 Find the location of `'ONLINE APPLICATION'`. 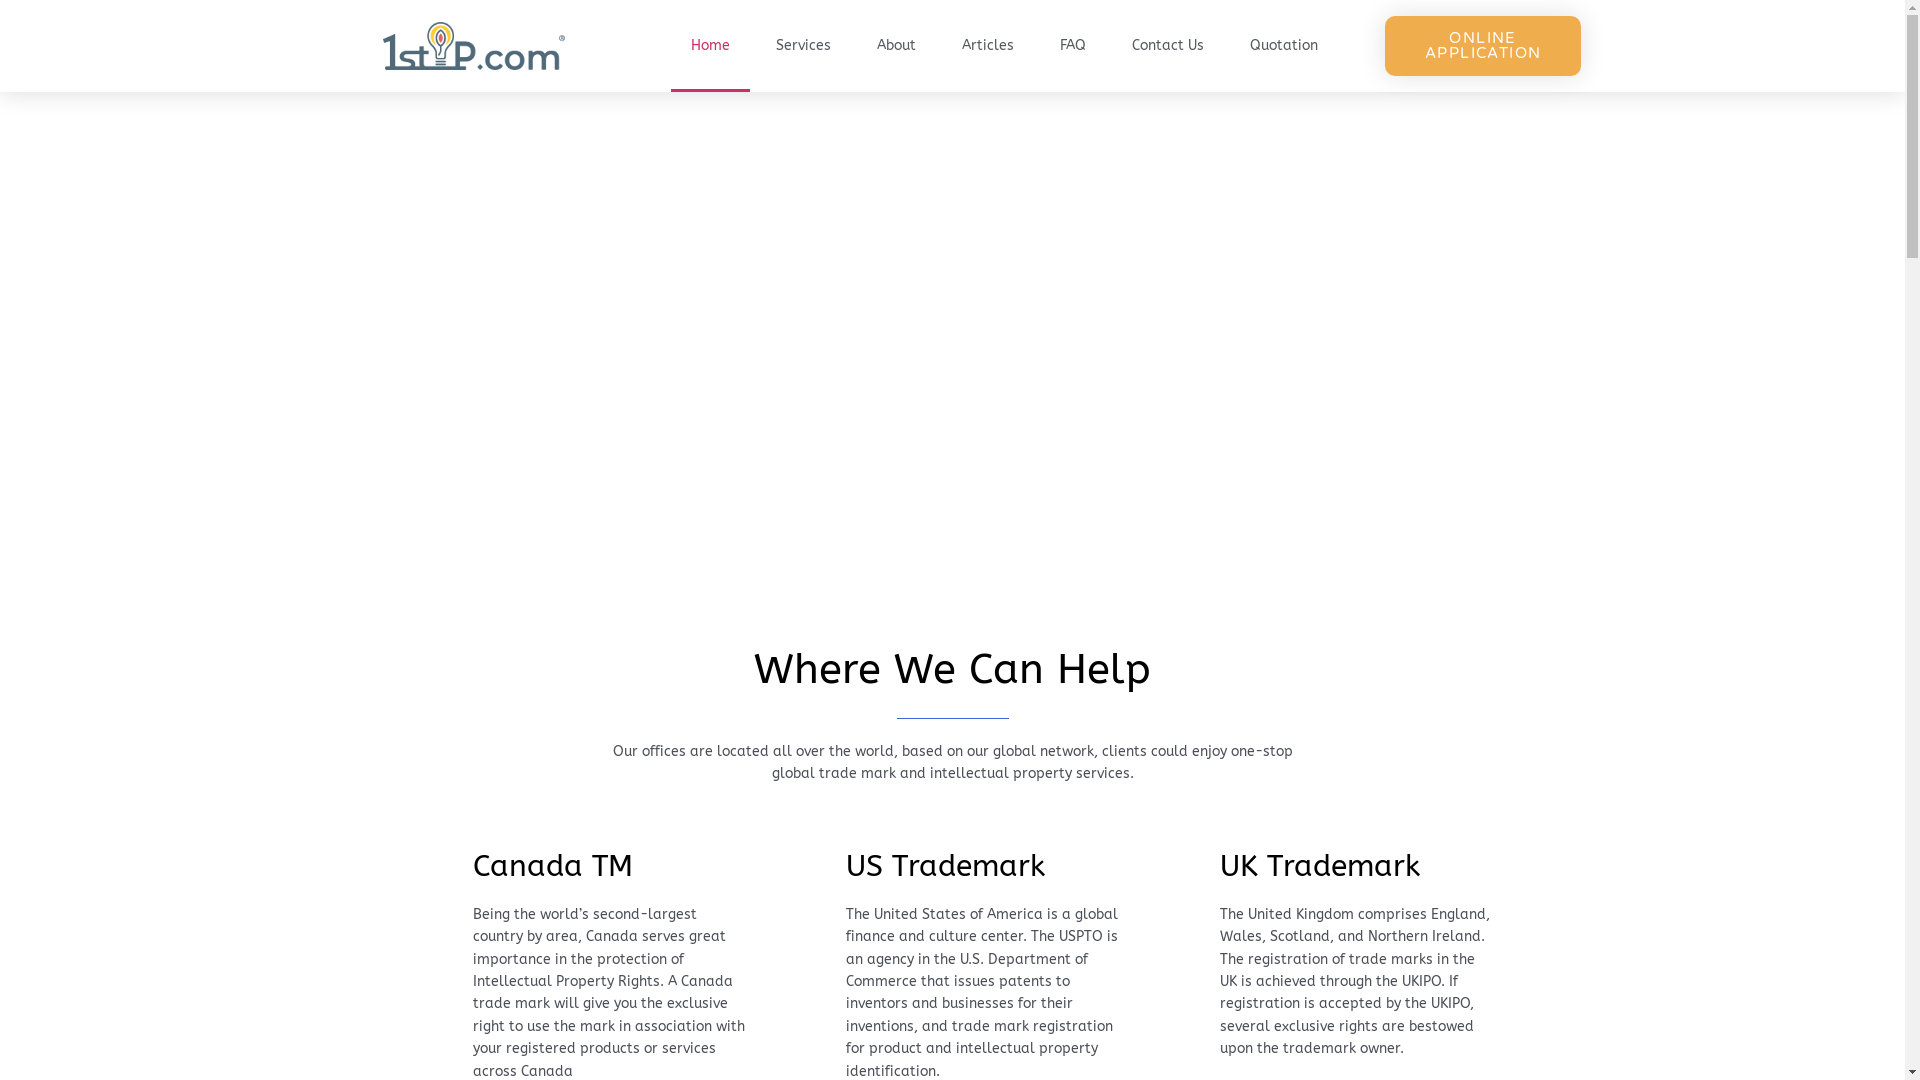

'ONLINE APPLICATION' is located at coordinates (1483, 45).